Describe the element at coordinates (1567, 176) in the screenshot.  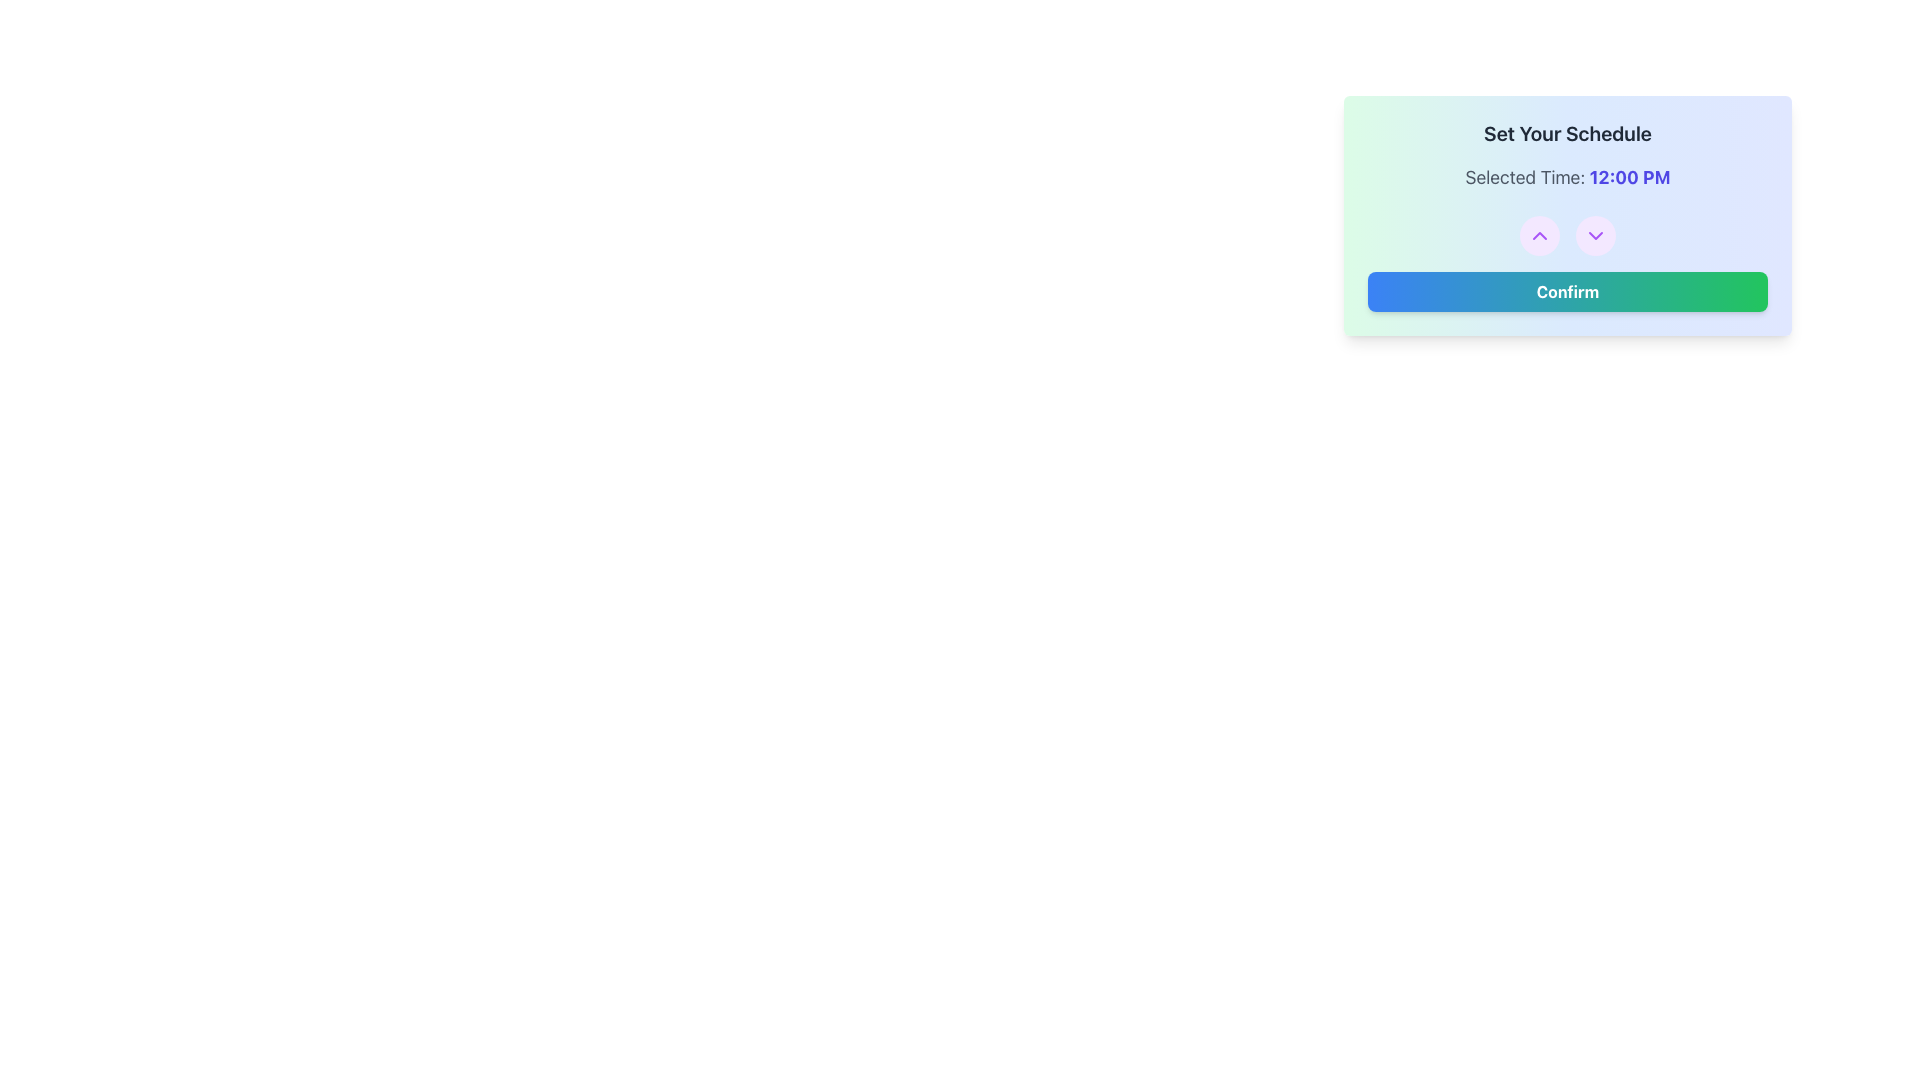
I see `the static text label displaying 'Selected Time: 12:00 PM', which is centrally aligned and styled with light gray and bold indigo colors, located below the heading 'Set Your Schedule'` at that location.